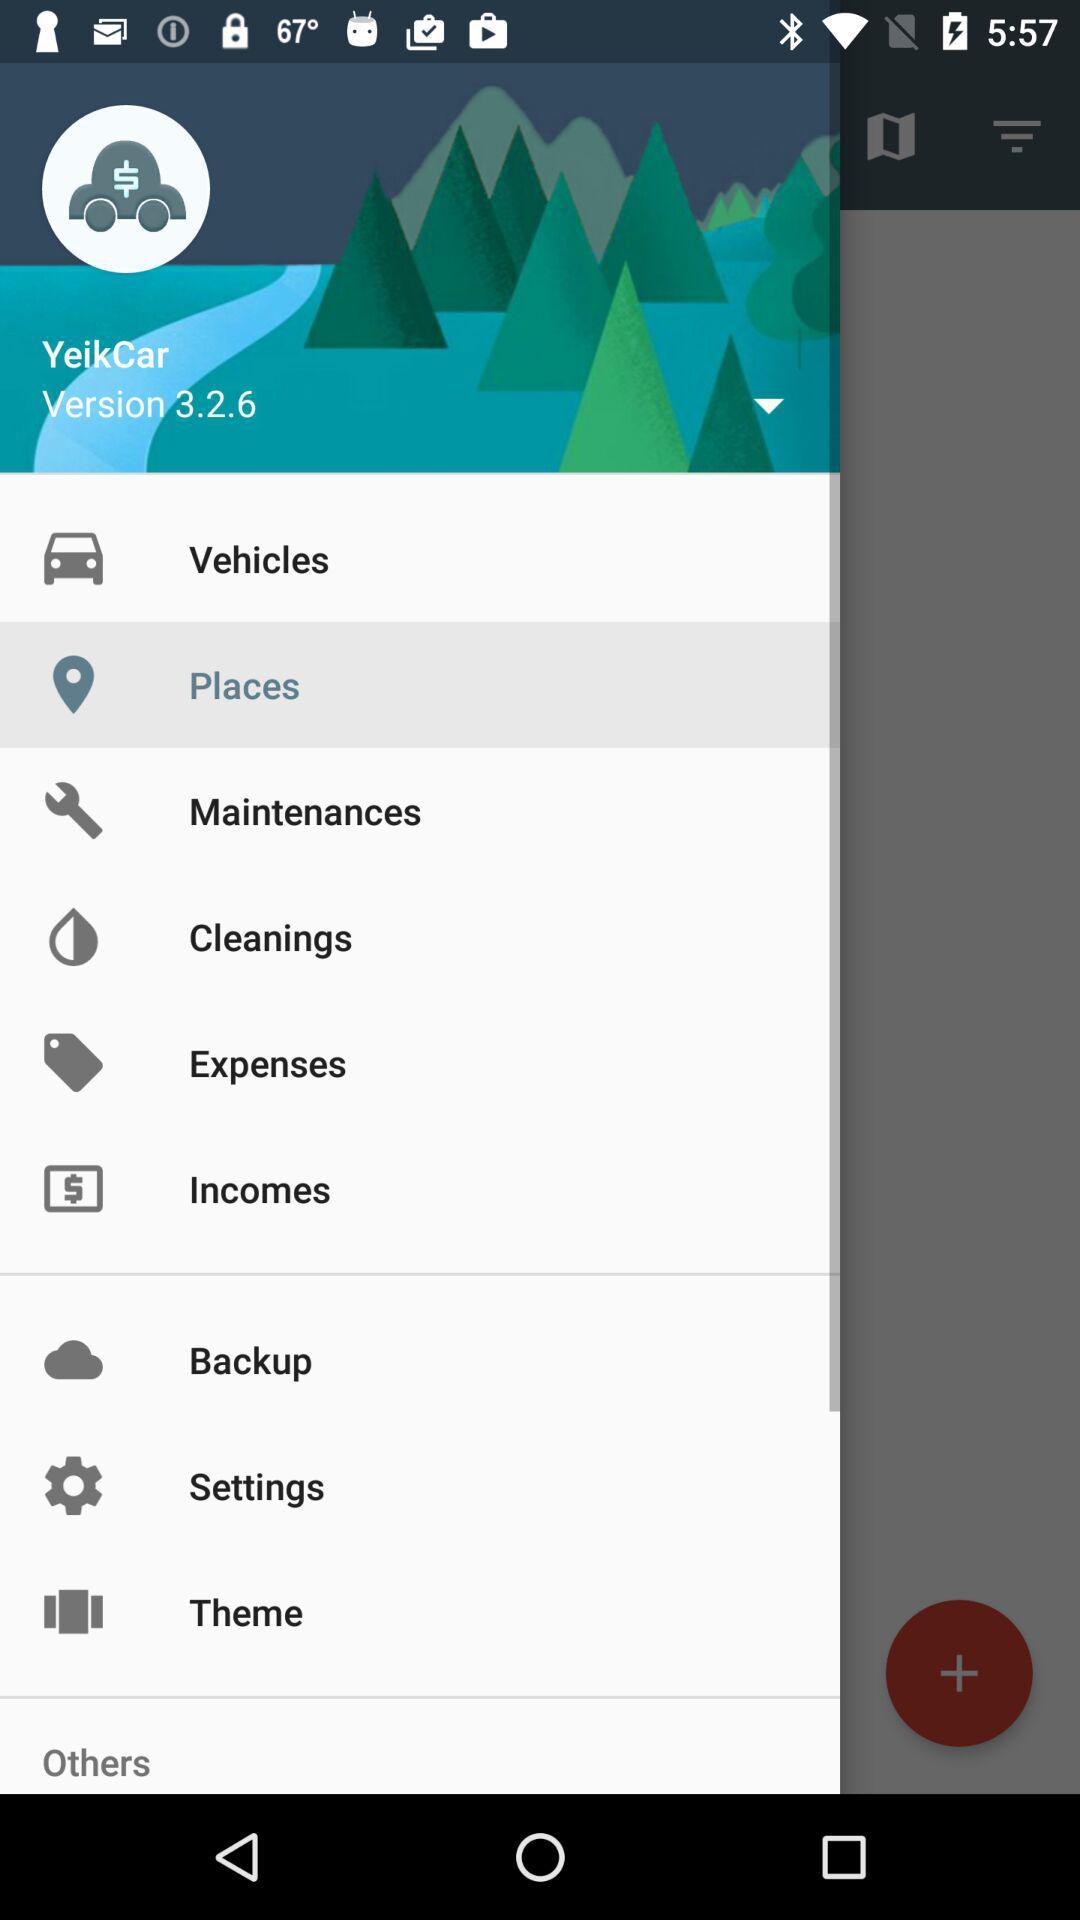 This screenshot has width=1080, height=1920. What do you see at coordinates (958, 1673) in the screenshot?
I see `the add icon` at bounding box center [958, 1673].